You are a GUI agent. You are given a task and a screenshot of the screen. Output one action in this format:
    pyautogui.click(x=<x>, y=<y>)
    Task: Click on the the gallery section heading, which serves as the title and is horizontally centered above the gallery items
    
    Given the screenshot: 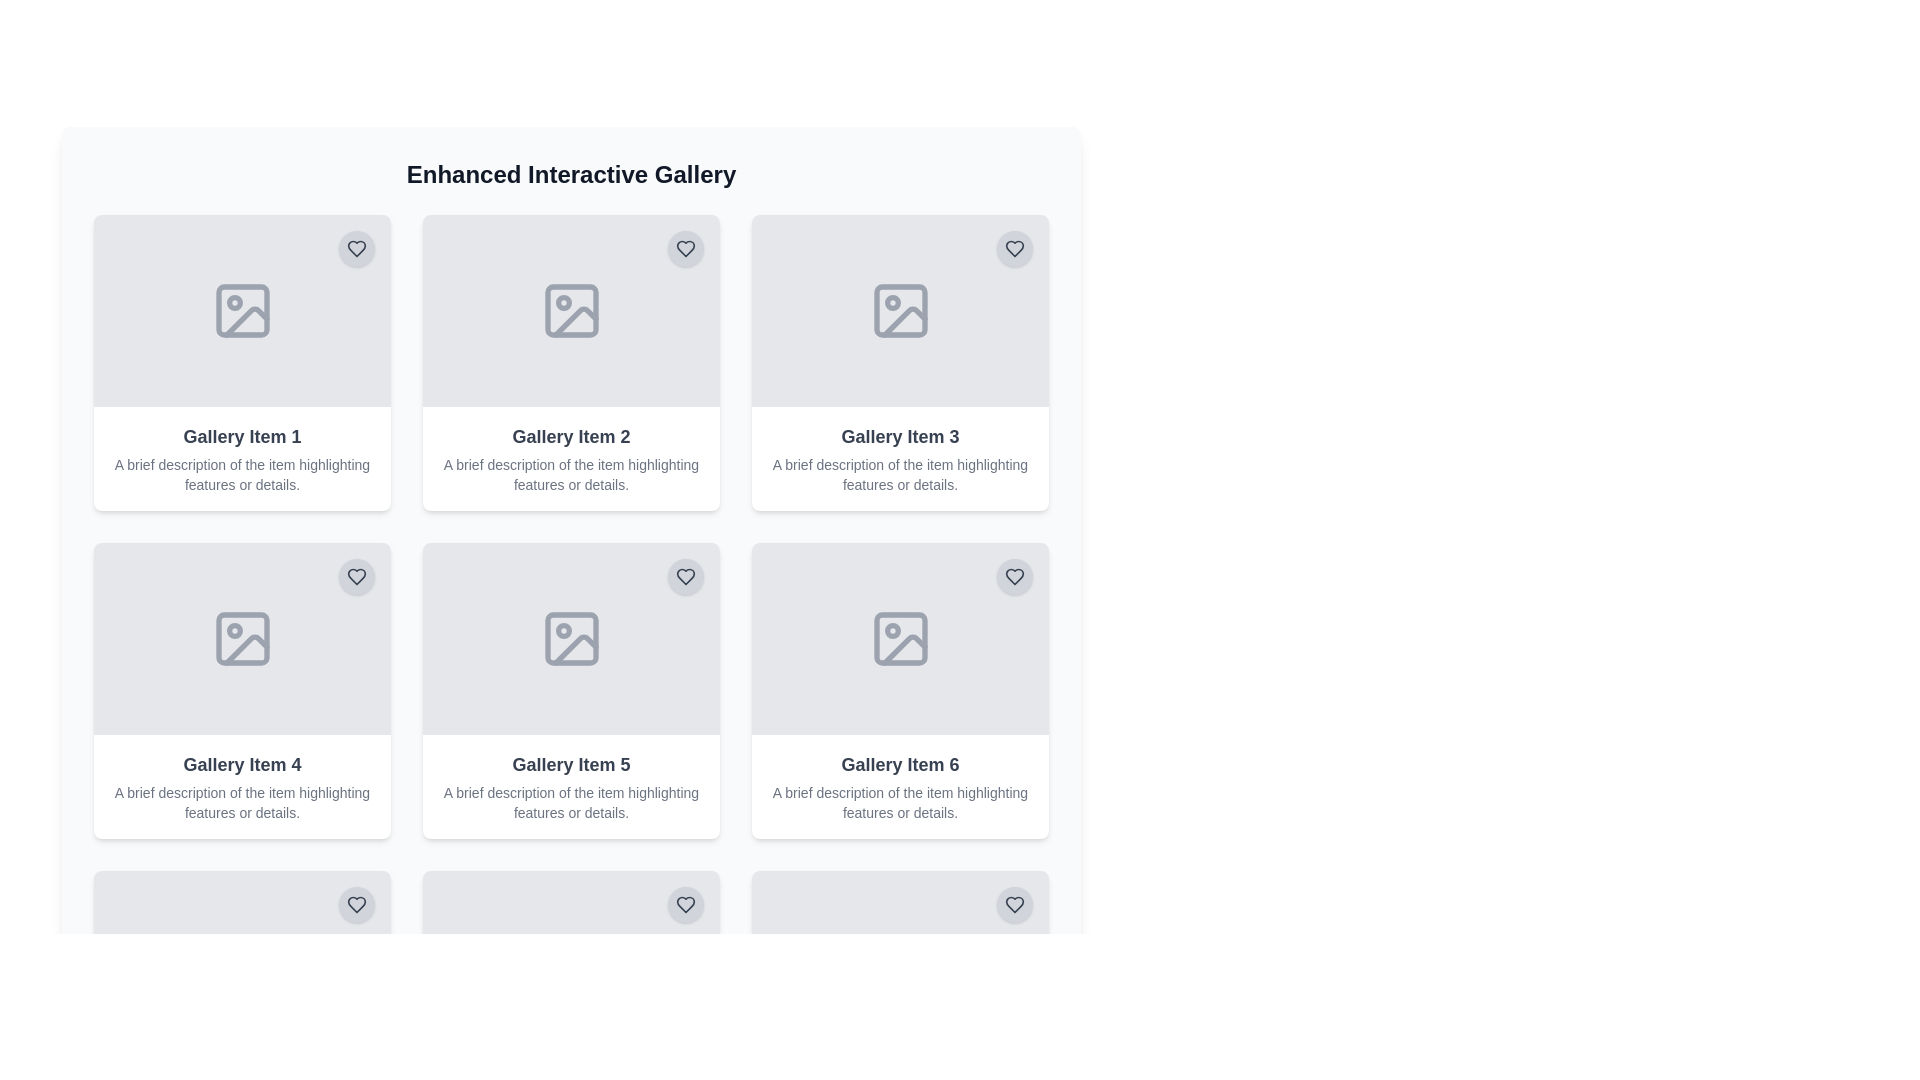 What is the action you would take?
    pyautogui.click(x=570, y=173)
    